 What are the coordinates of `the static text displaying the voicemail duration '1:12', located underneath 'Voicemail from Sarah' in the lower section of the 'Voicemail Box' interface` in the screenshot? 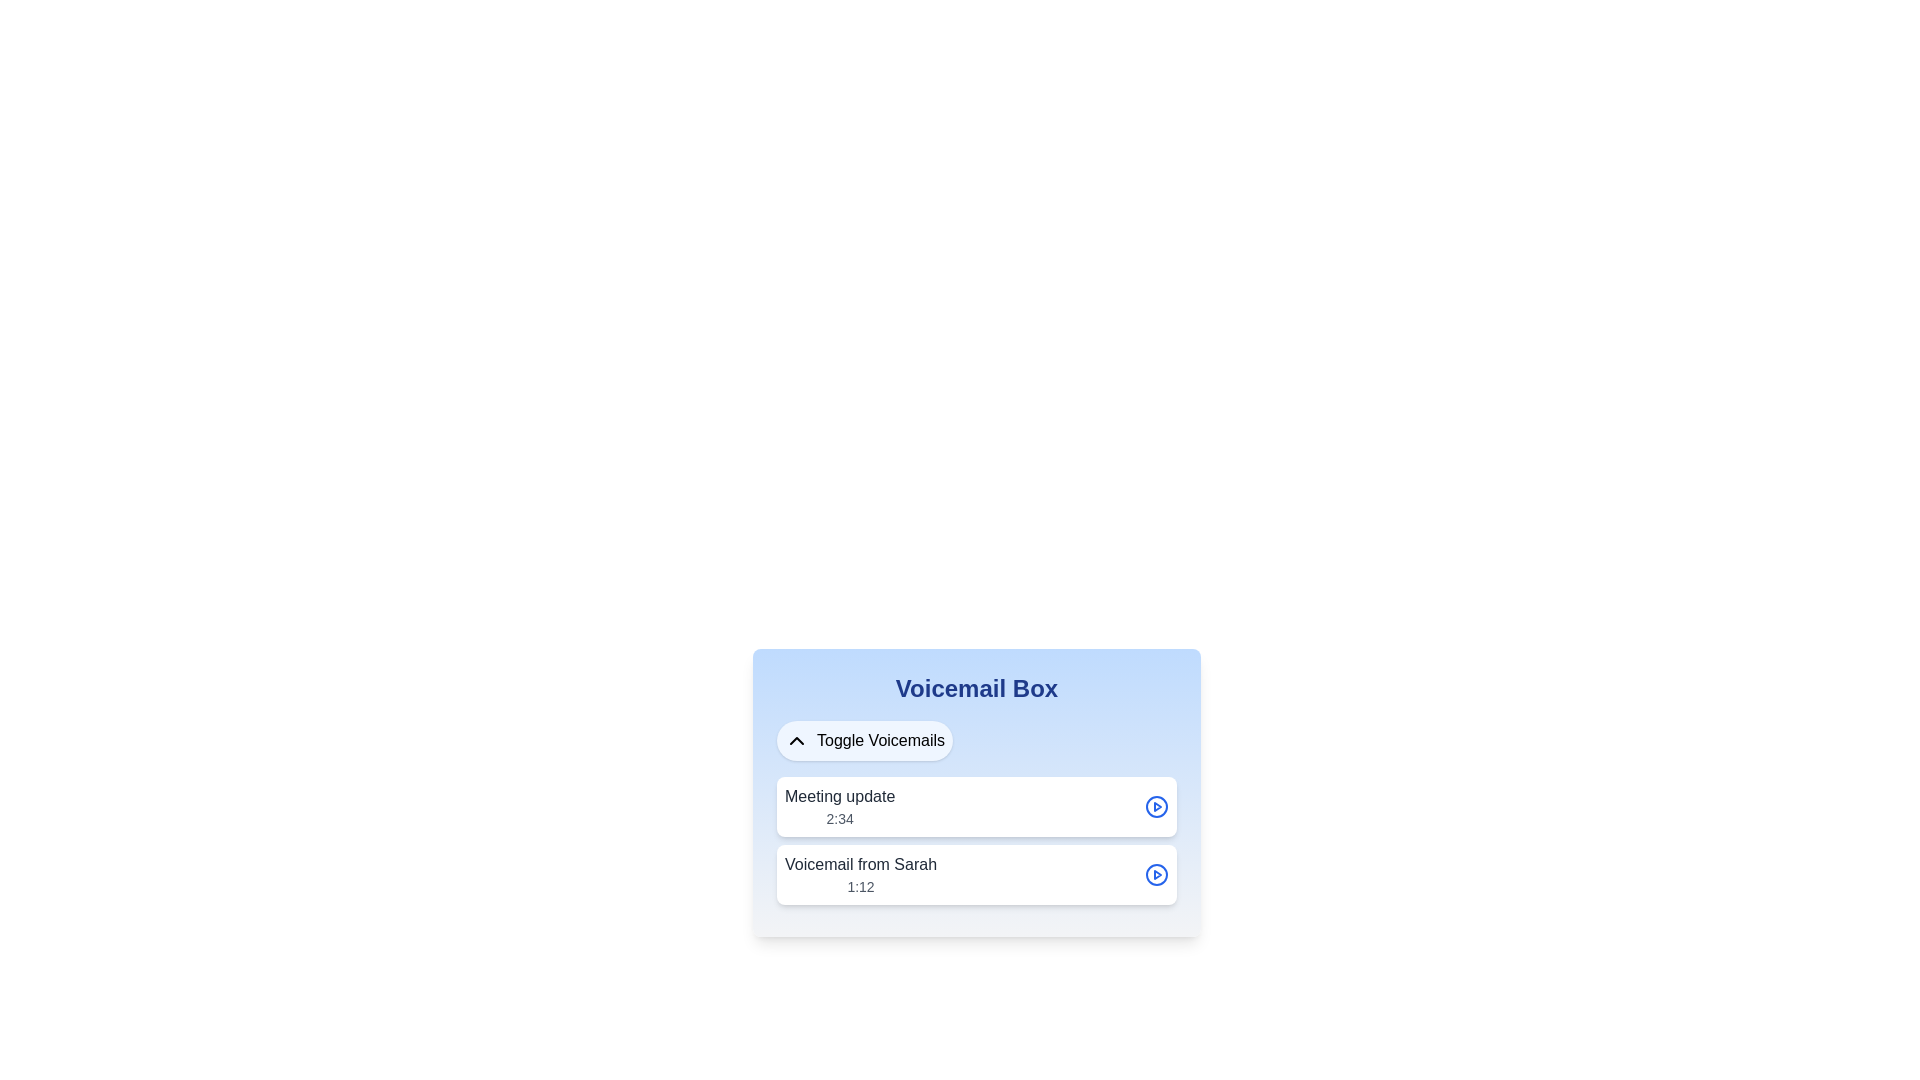 It's located at (861, 886).